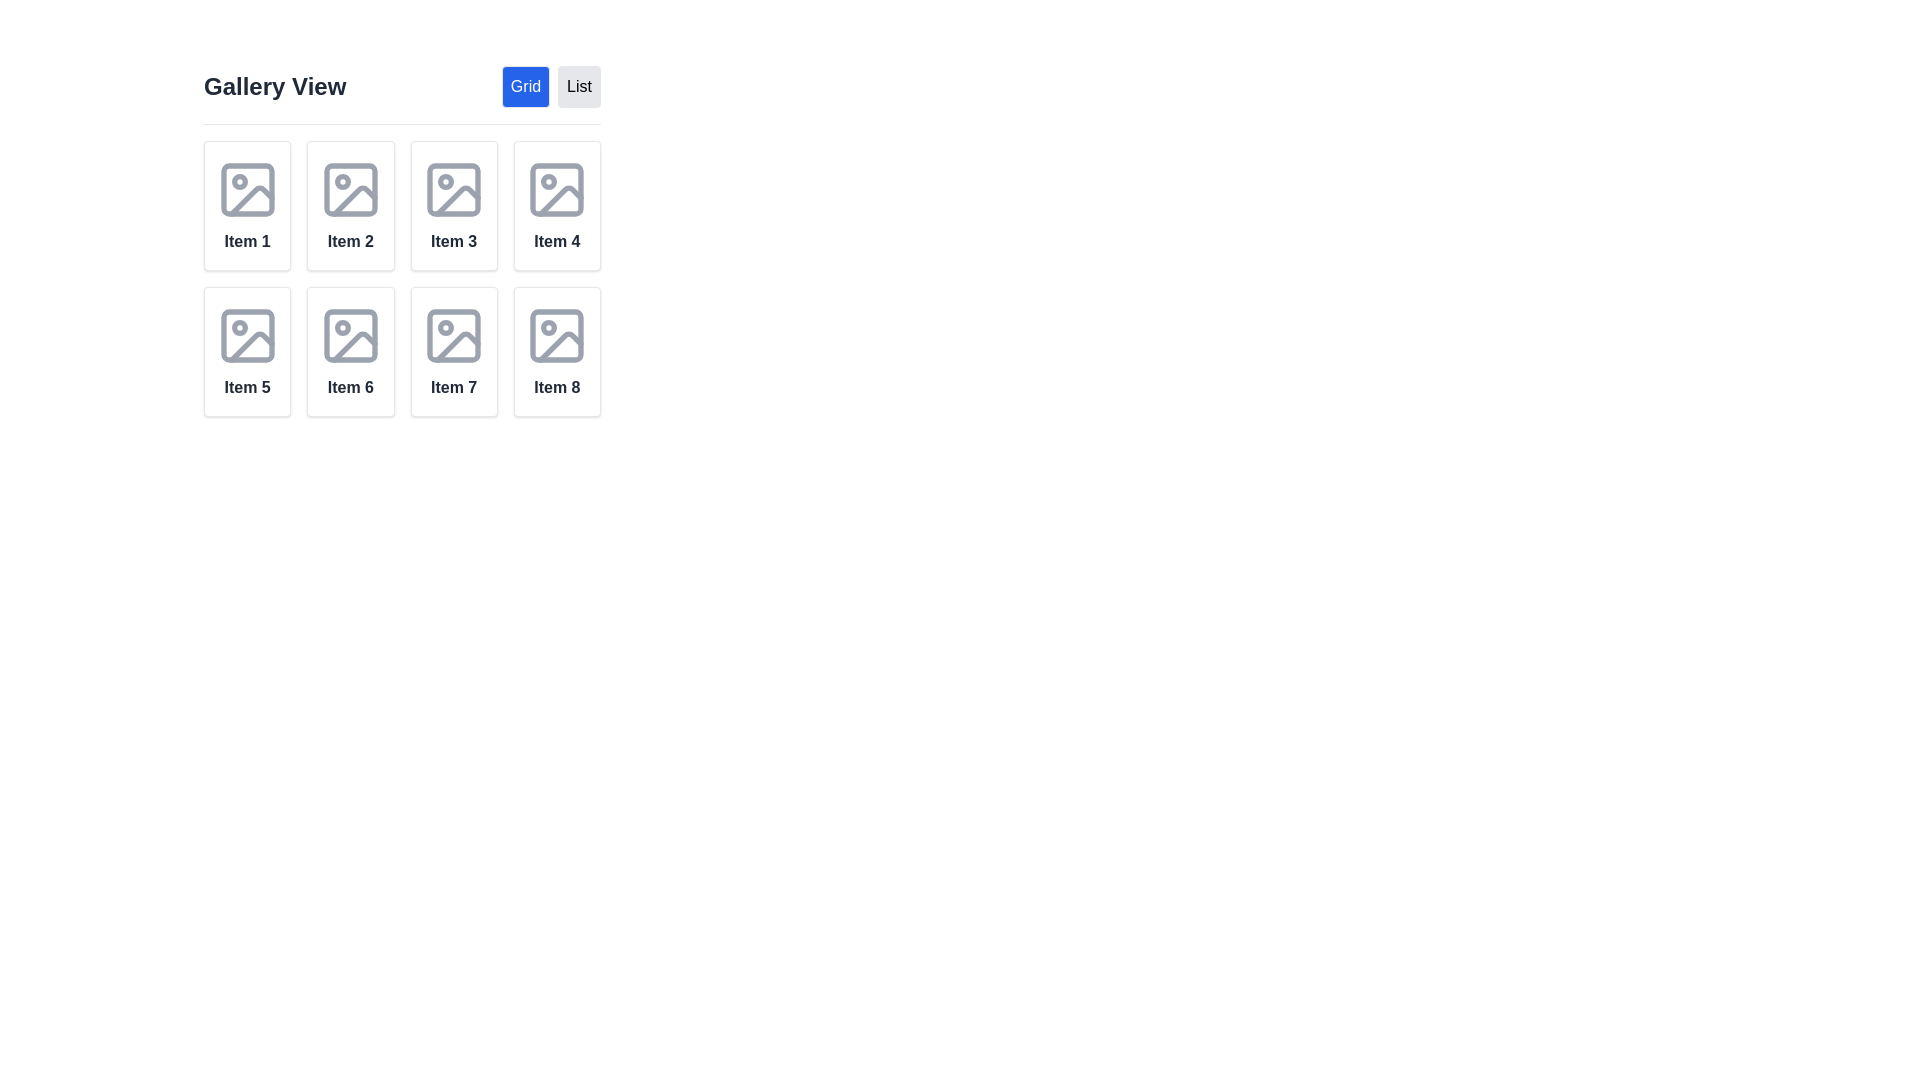 Image resolution: width=1920 pixels, height=1080 pixels. I want to click on the text 'Item 3' located on the Card with an image and a label, so click(453, 205).